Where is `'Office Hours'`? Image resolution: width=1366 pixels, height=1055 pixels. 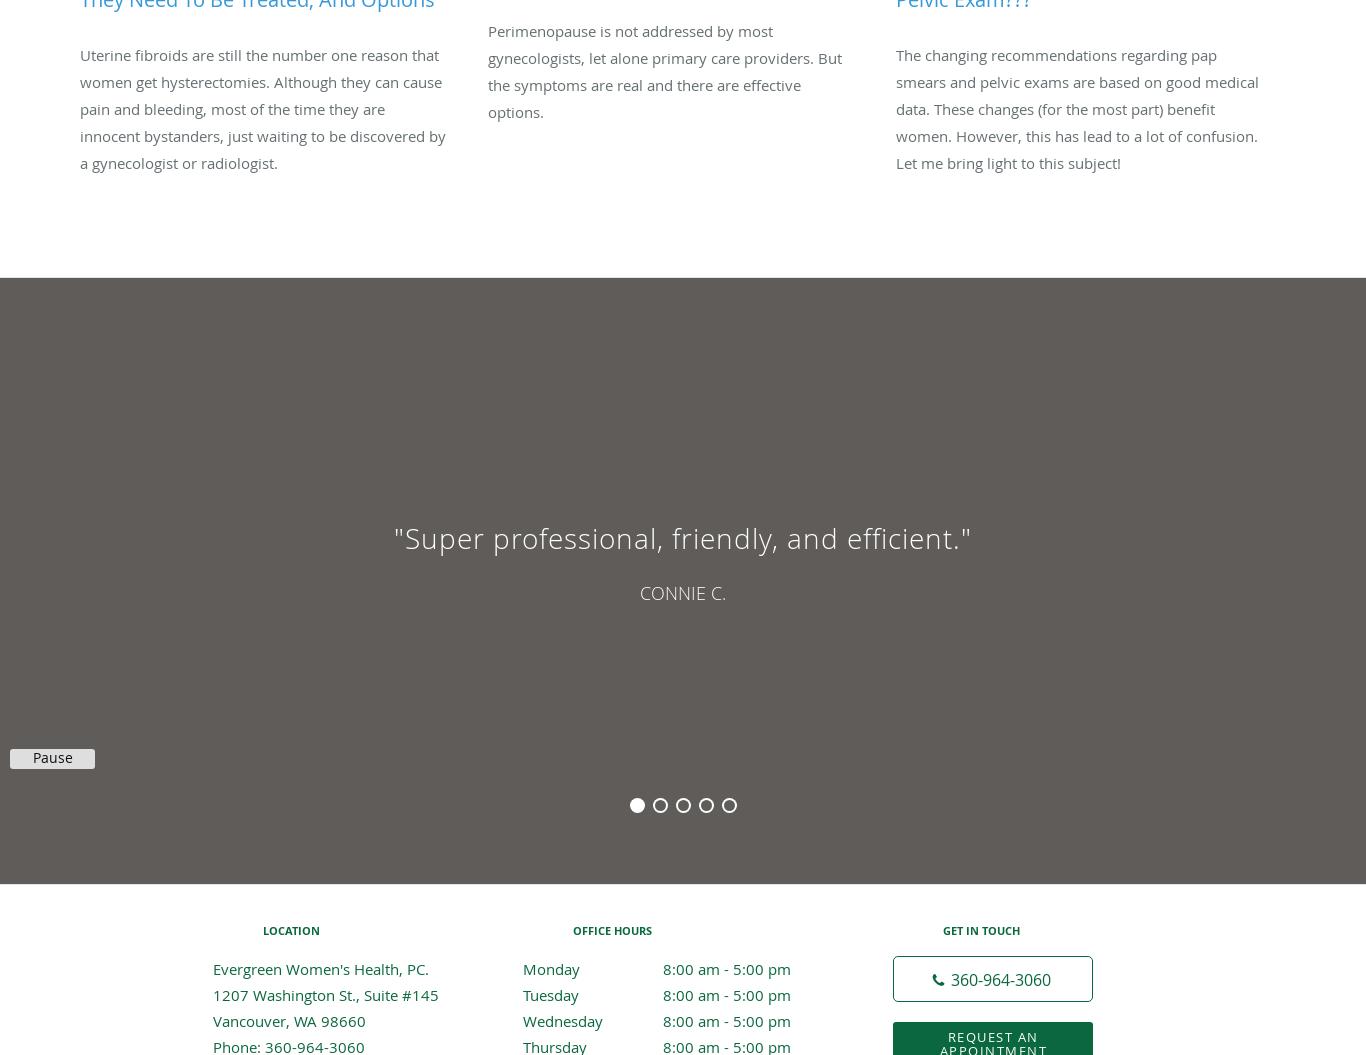
'Office Hours' is located at coordinates (611, 928).